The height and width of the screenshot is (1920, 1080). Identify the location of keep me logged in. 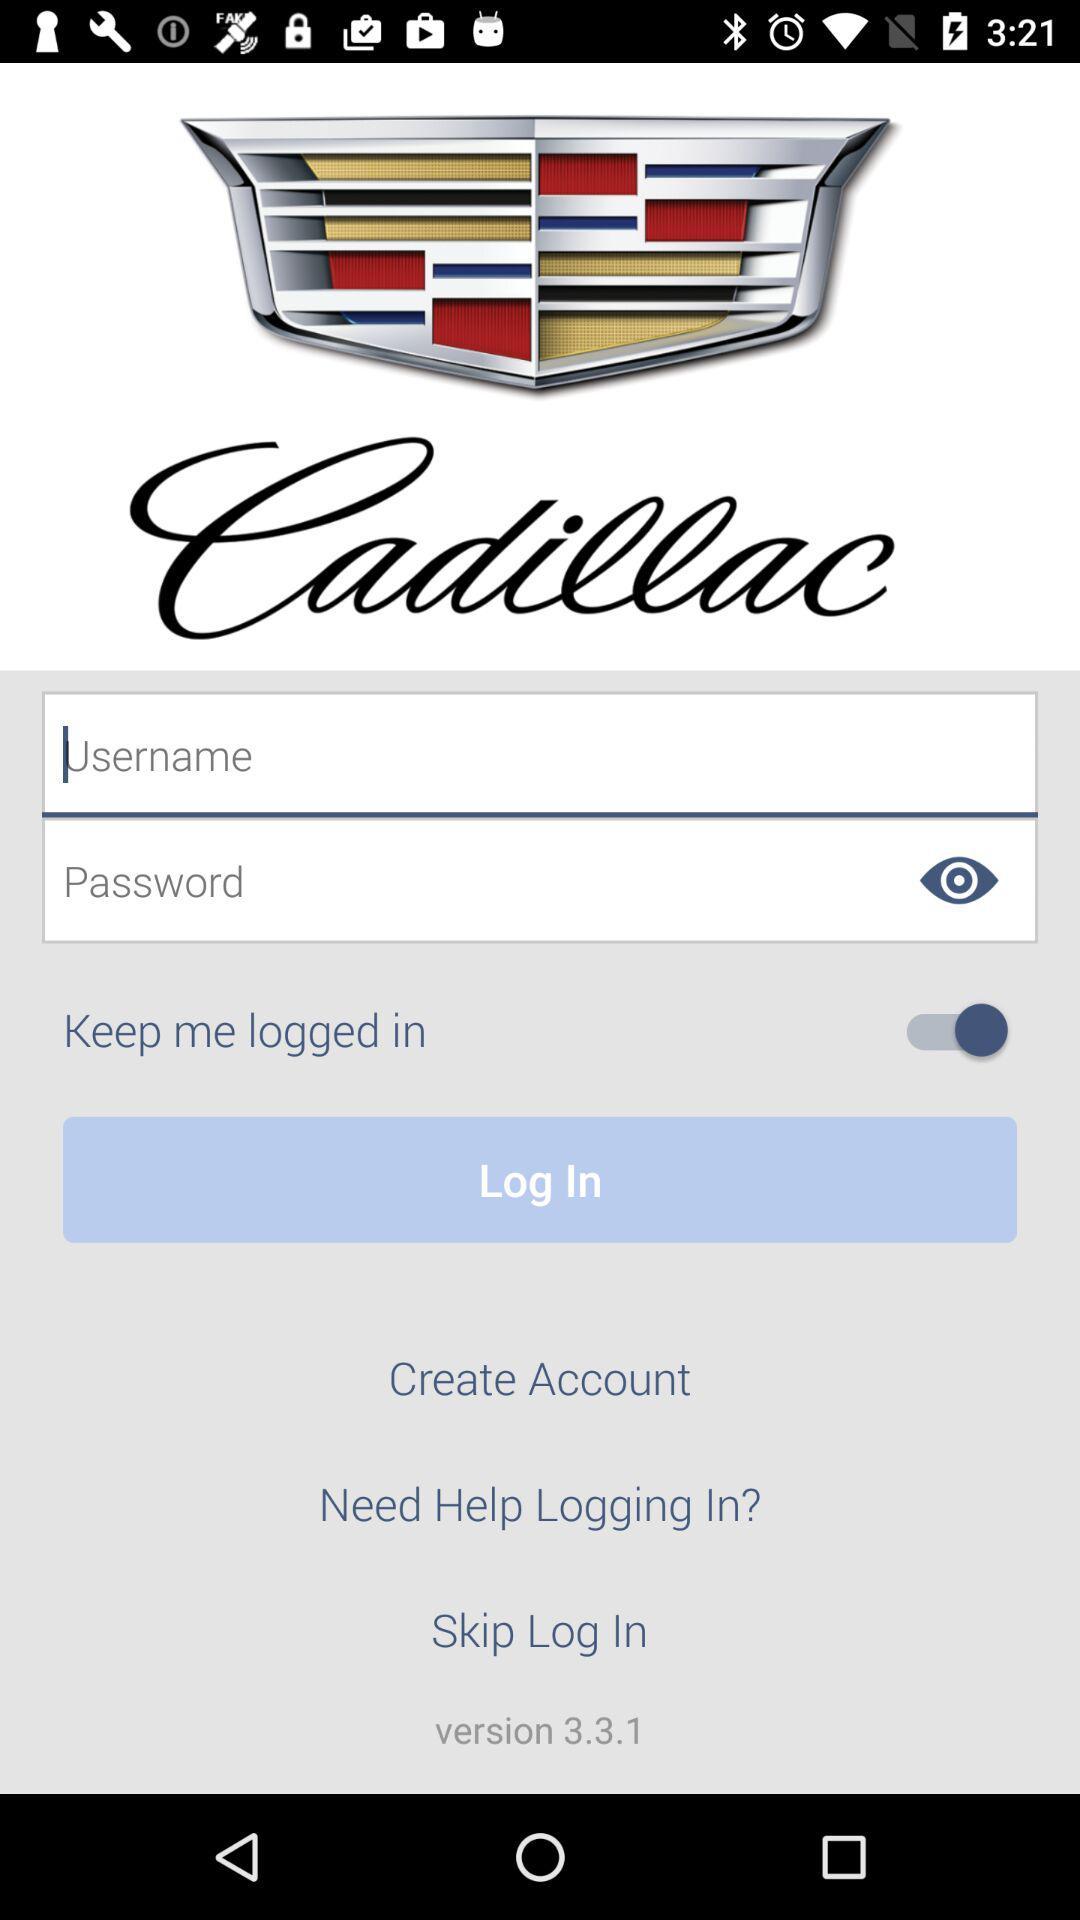
(964, 1030).